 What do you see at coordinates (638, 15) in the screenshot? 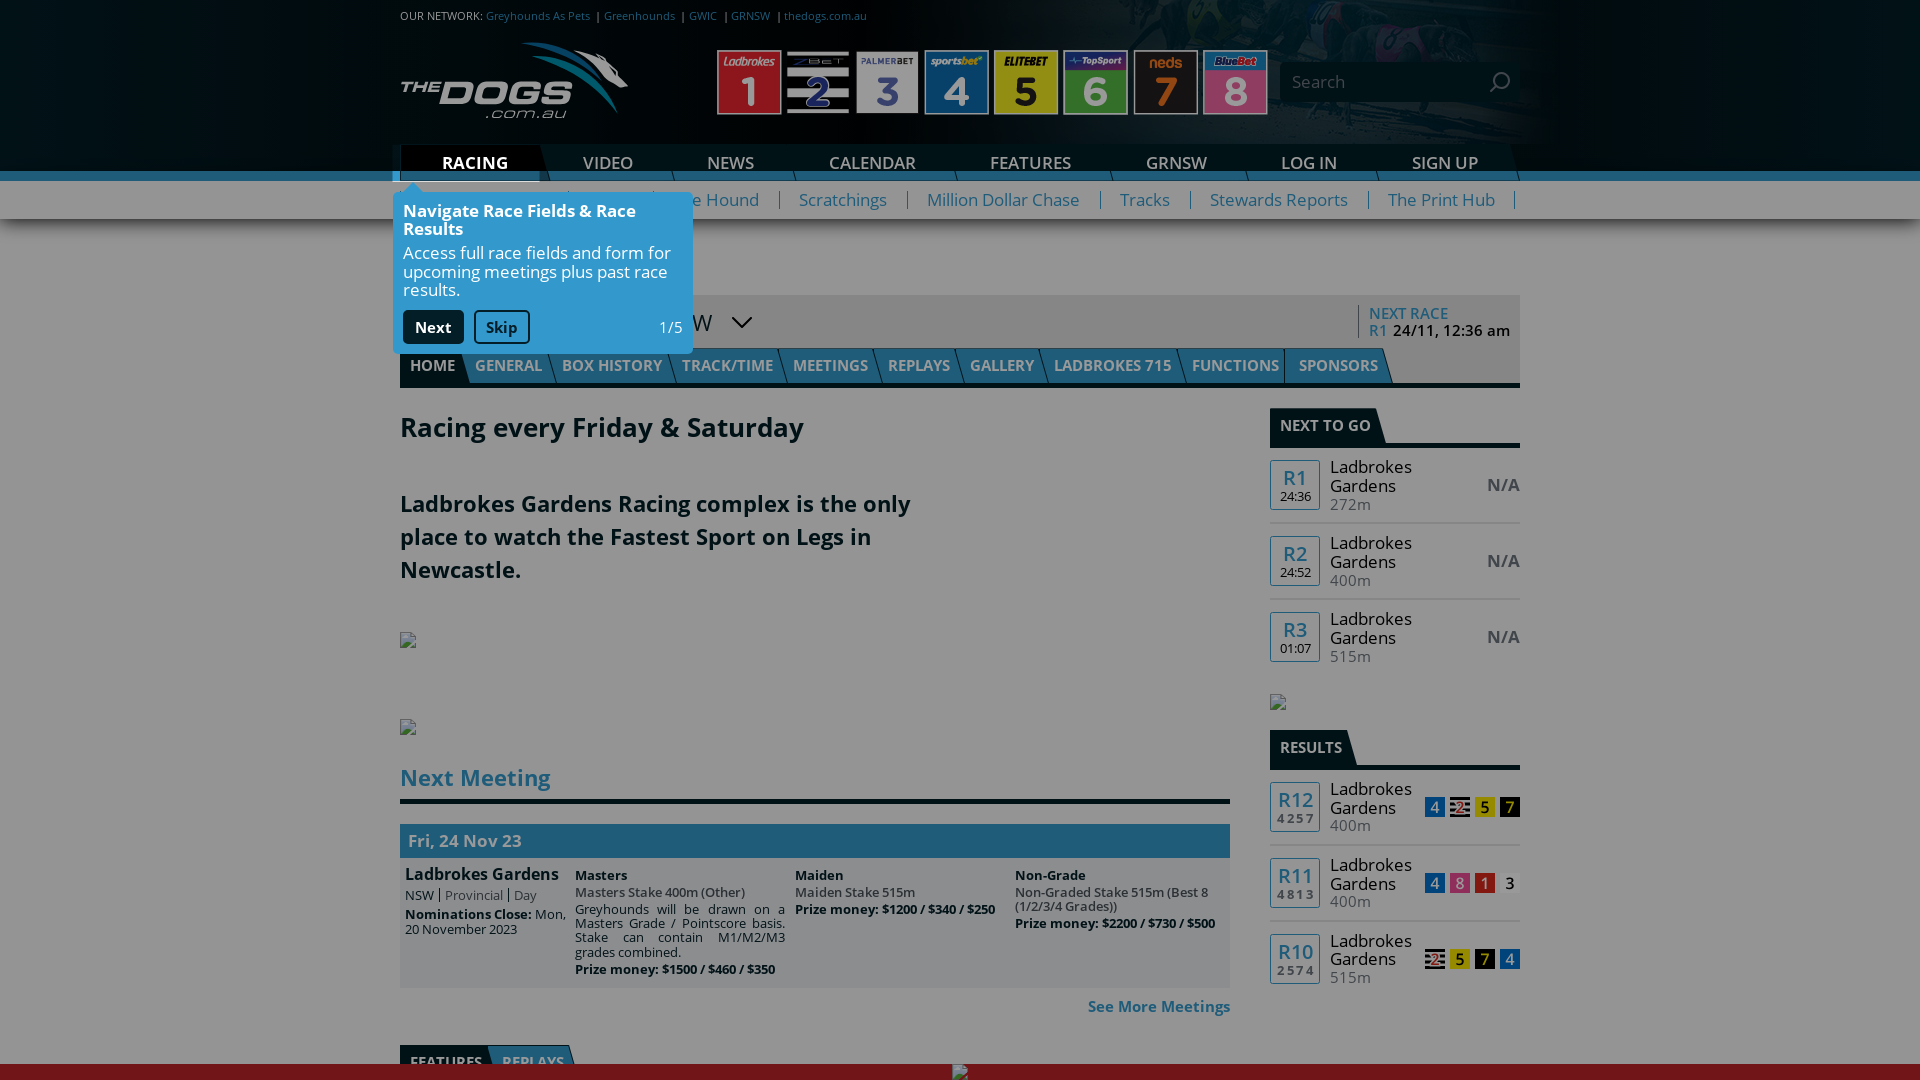
I see `'Greenhounds'` at bounding box center [638, 15].